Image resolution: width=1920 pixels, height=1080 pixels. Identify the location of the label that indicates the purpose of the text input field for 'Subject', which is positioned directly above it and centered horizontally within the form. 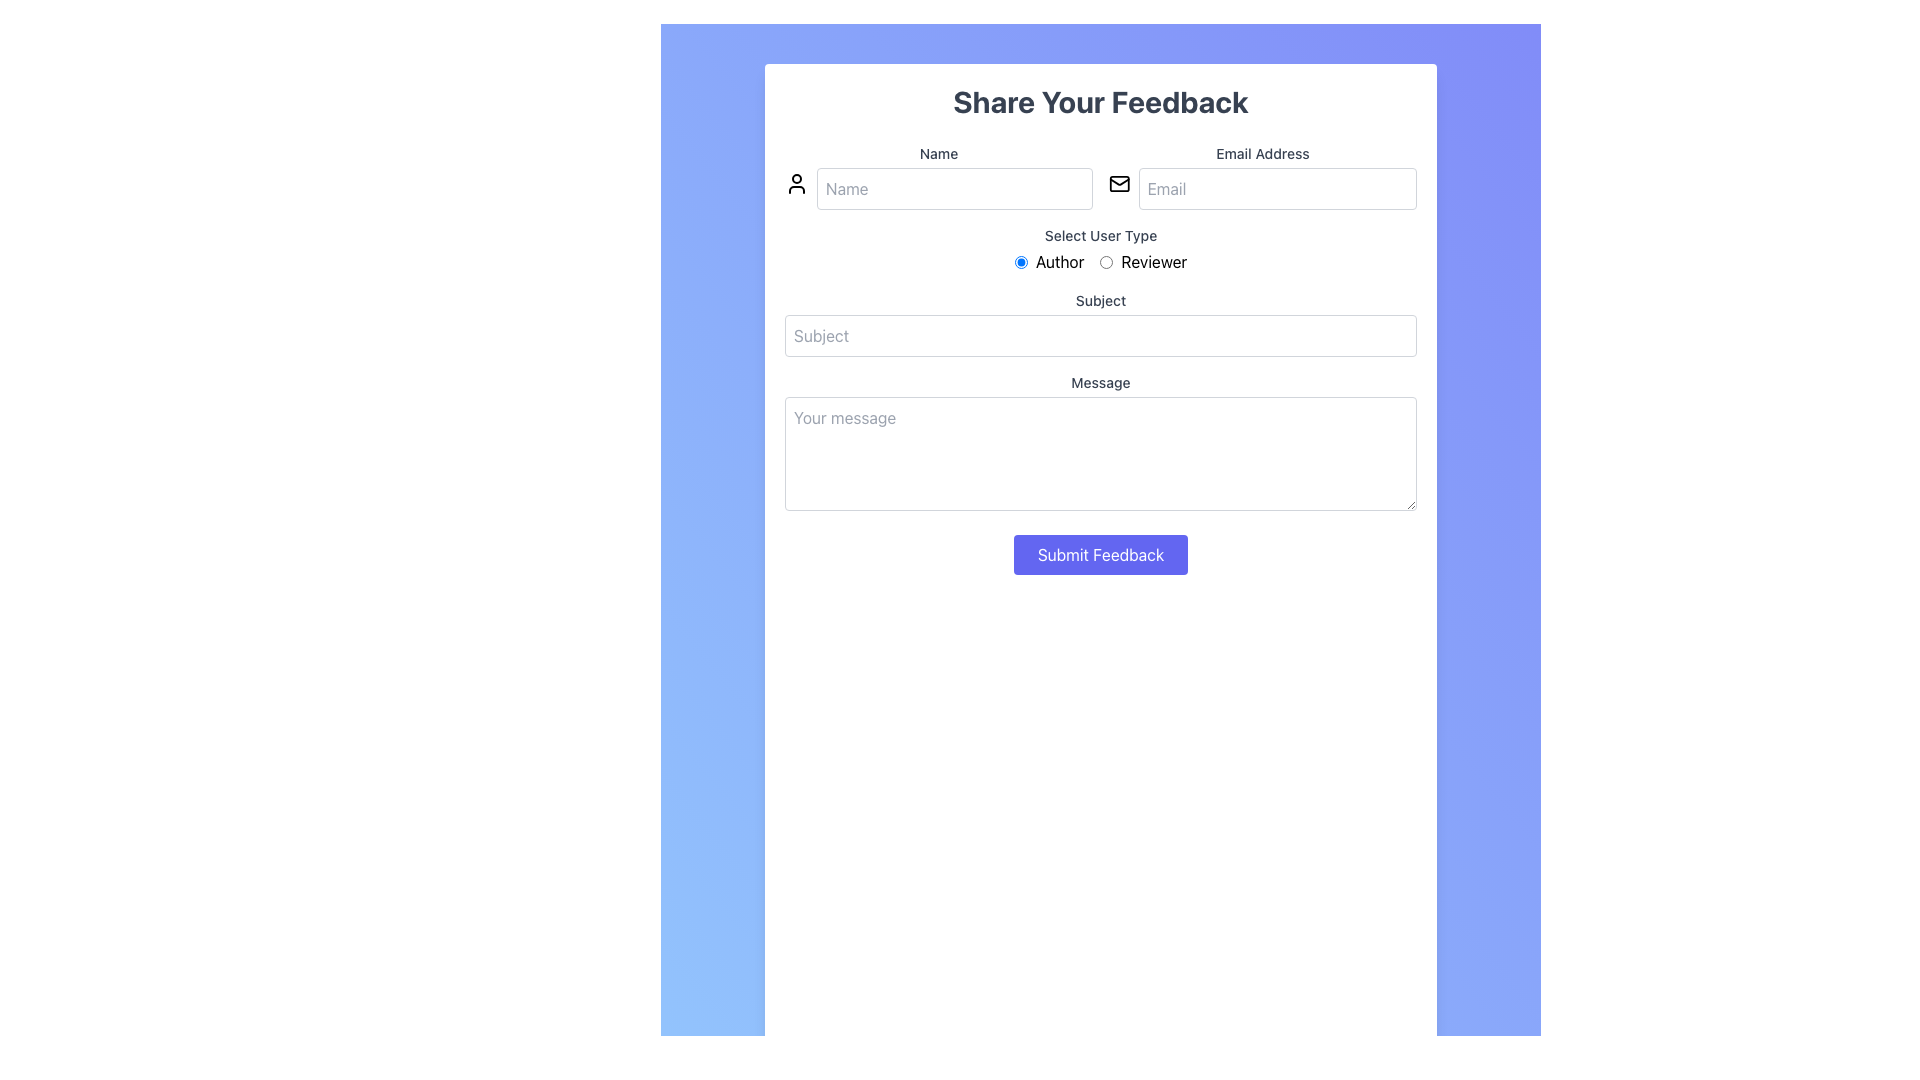
(1099, 300).